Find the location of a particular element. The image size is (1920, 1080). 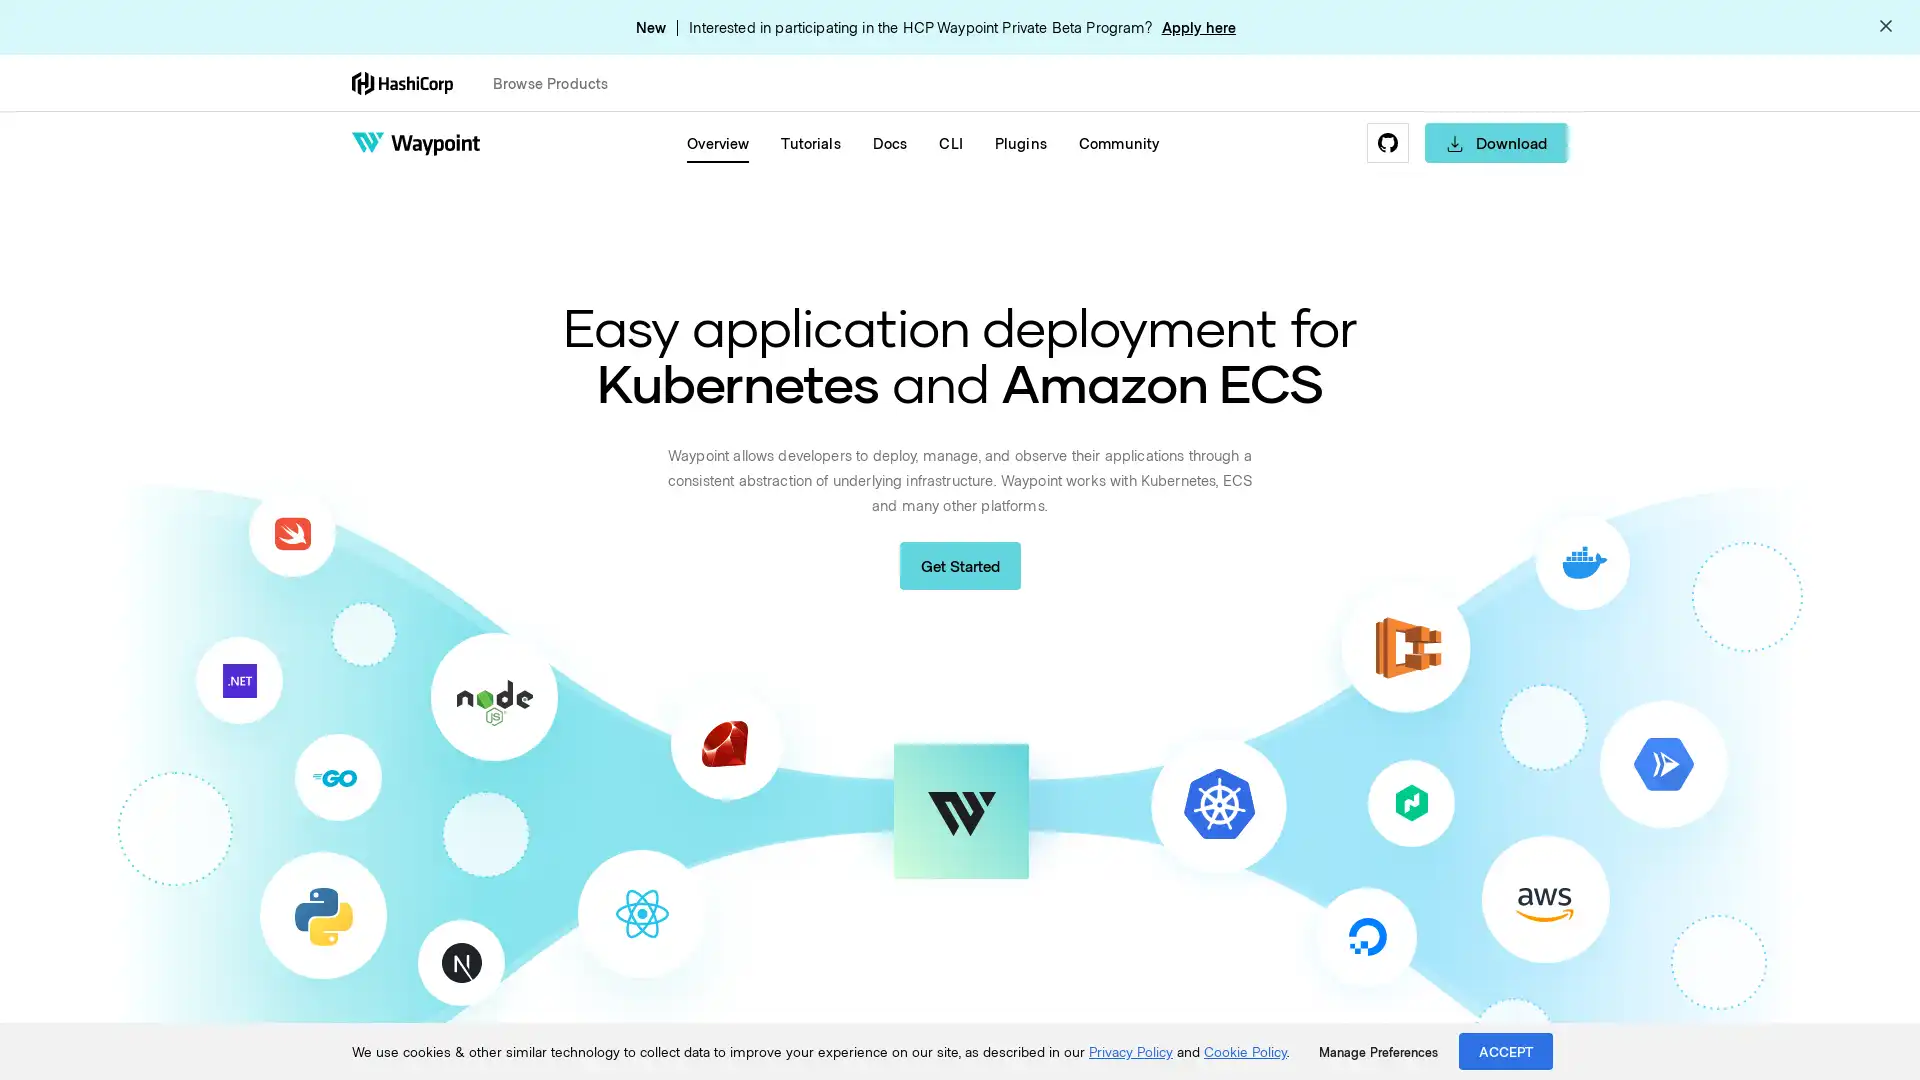

ACCEPT is located at coordinates (1506, 1050).